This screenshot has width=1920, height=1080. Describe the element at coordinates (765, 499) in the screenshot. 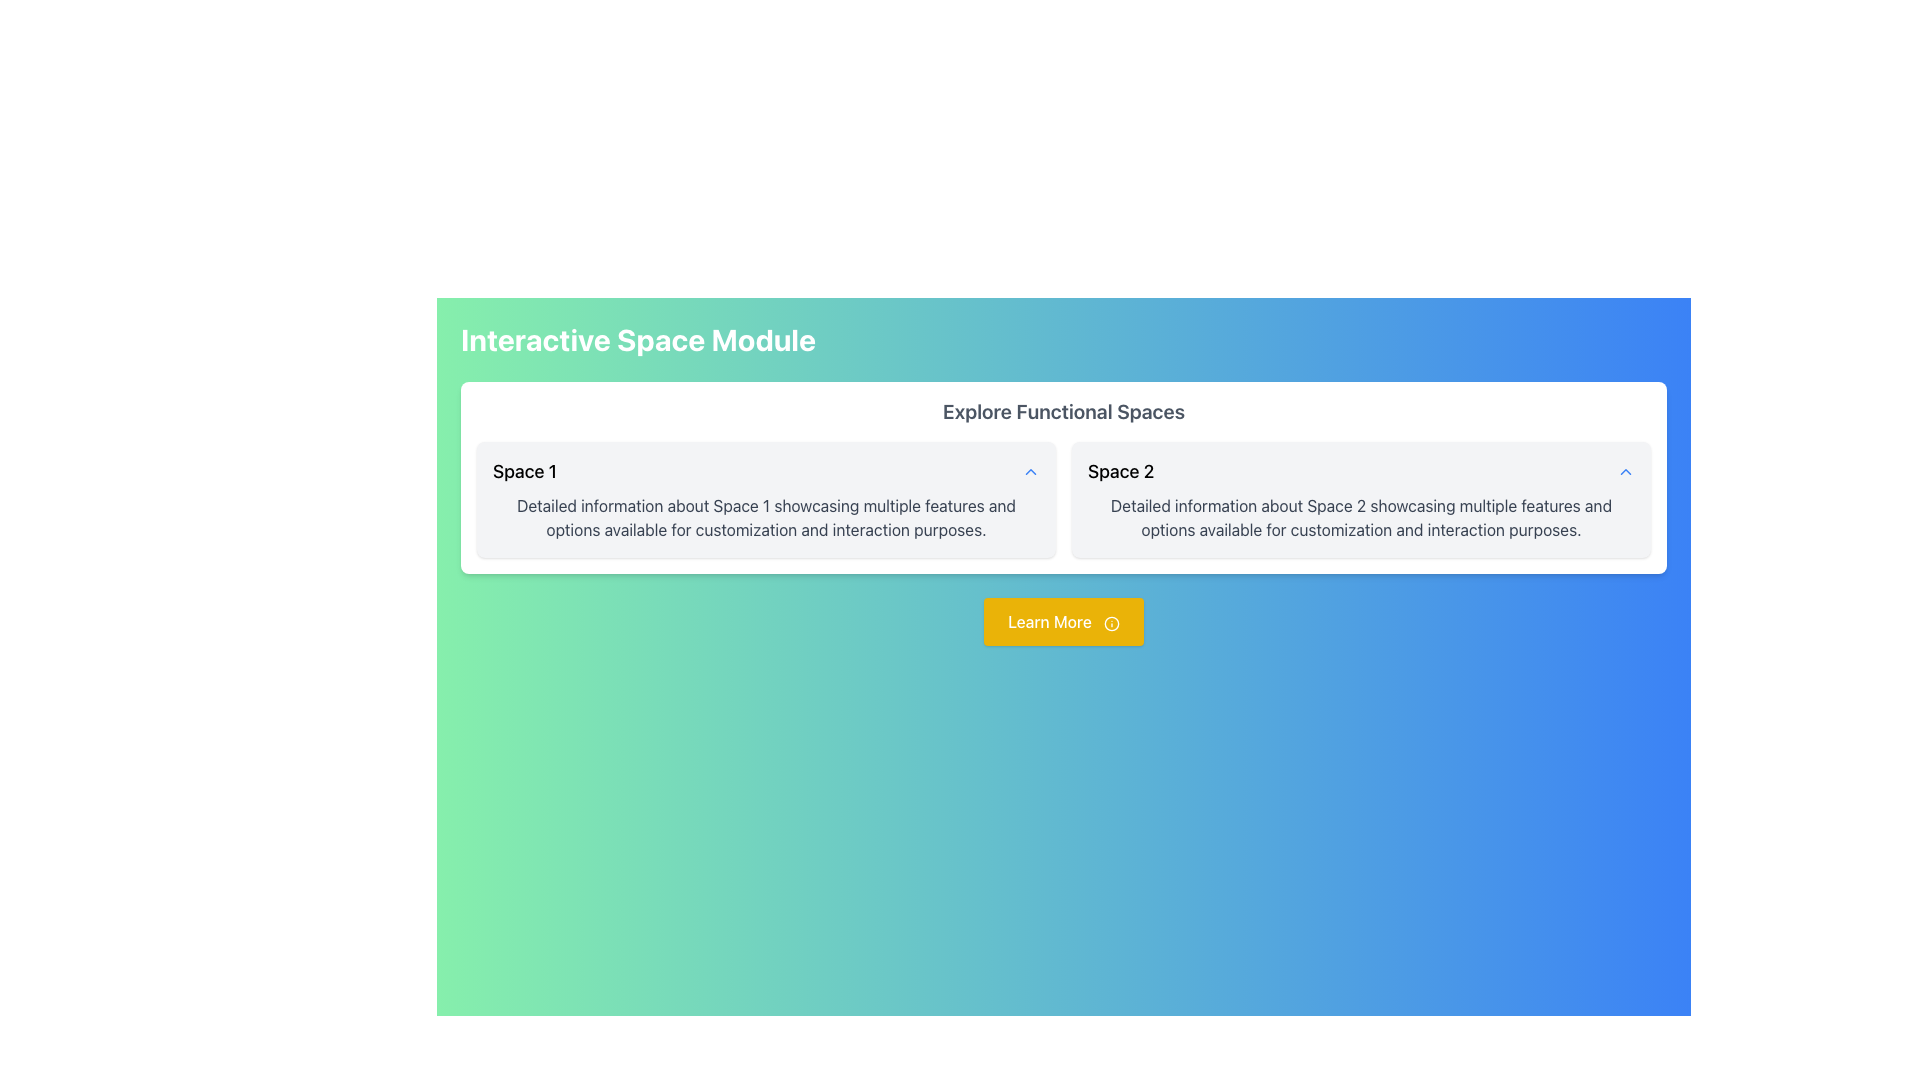

I see `the Informational card titled 'Space 1' which has a light gray background, rounded corners, and includes bold text at the top. It is the leftmost card in a two-column layout and is located in the mid-upper section of the interface` at that location.